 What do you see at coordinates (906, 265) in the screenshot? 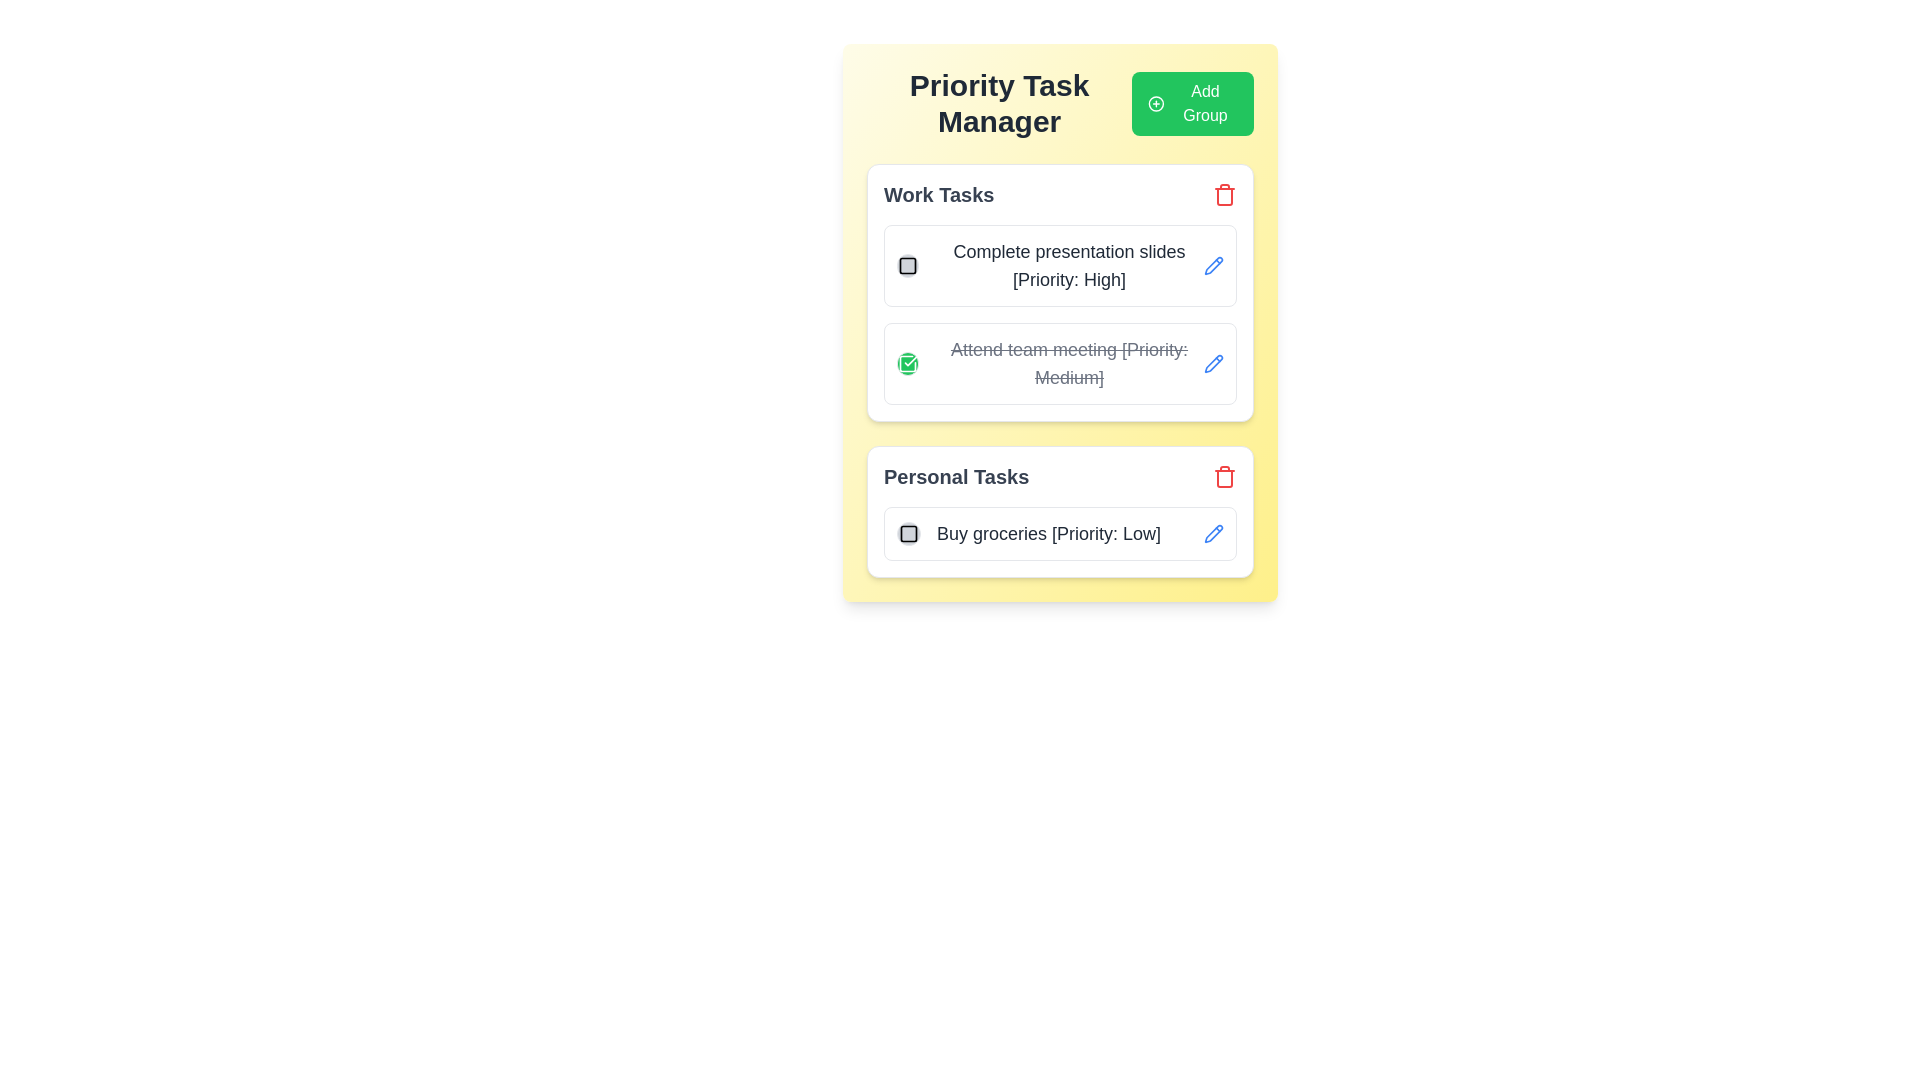
I see `the circular checkbox or toggle button with an empty square icon, located to the far left of the row containing the text 'Complete presentation slides [Priority: High]'` at bounding box center [906, 265].